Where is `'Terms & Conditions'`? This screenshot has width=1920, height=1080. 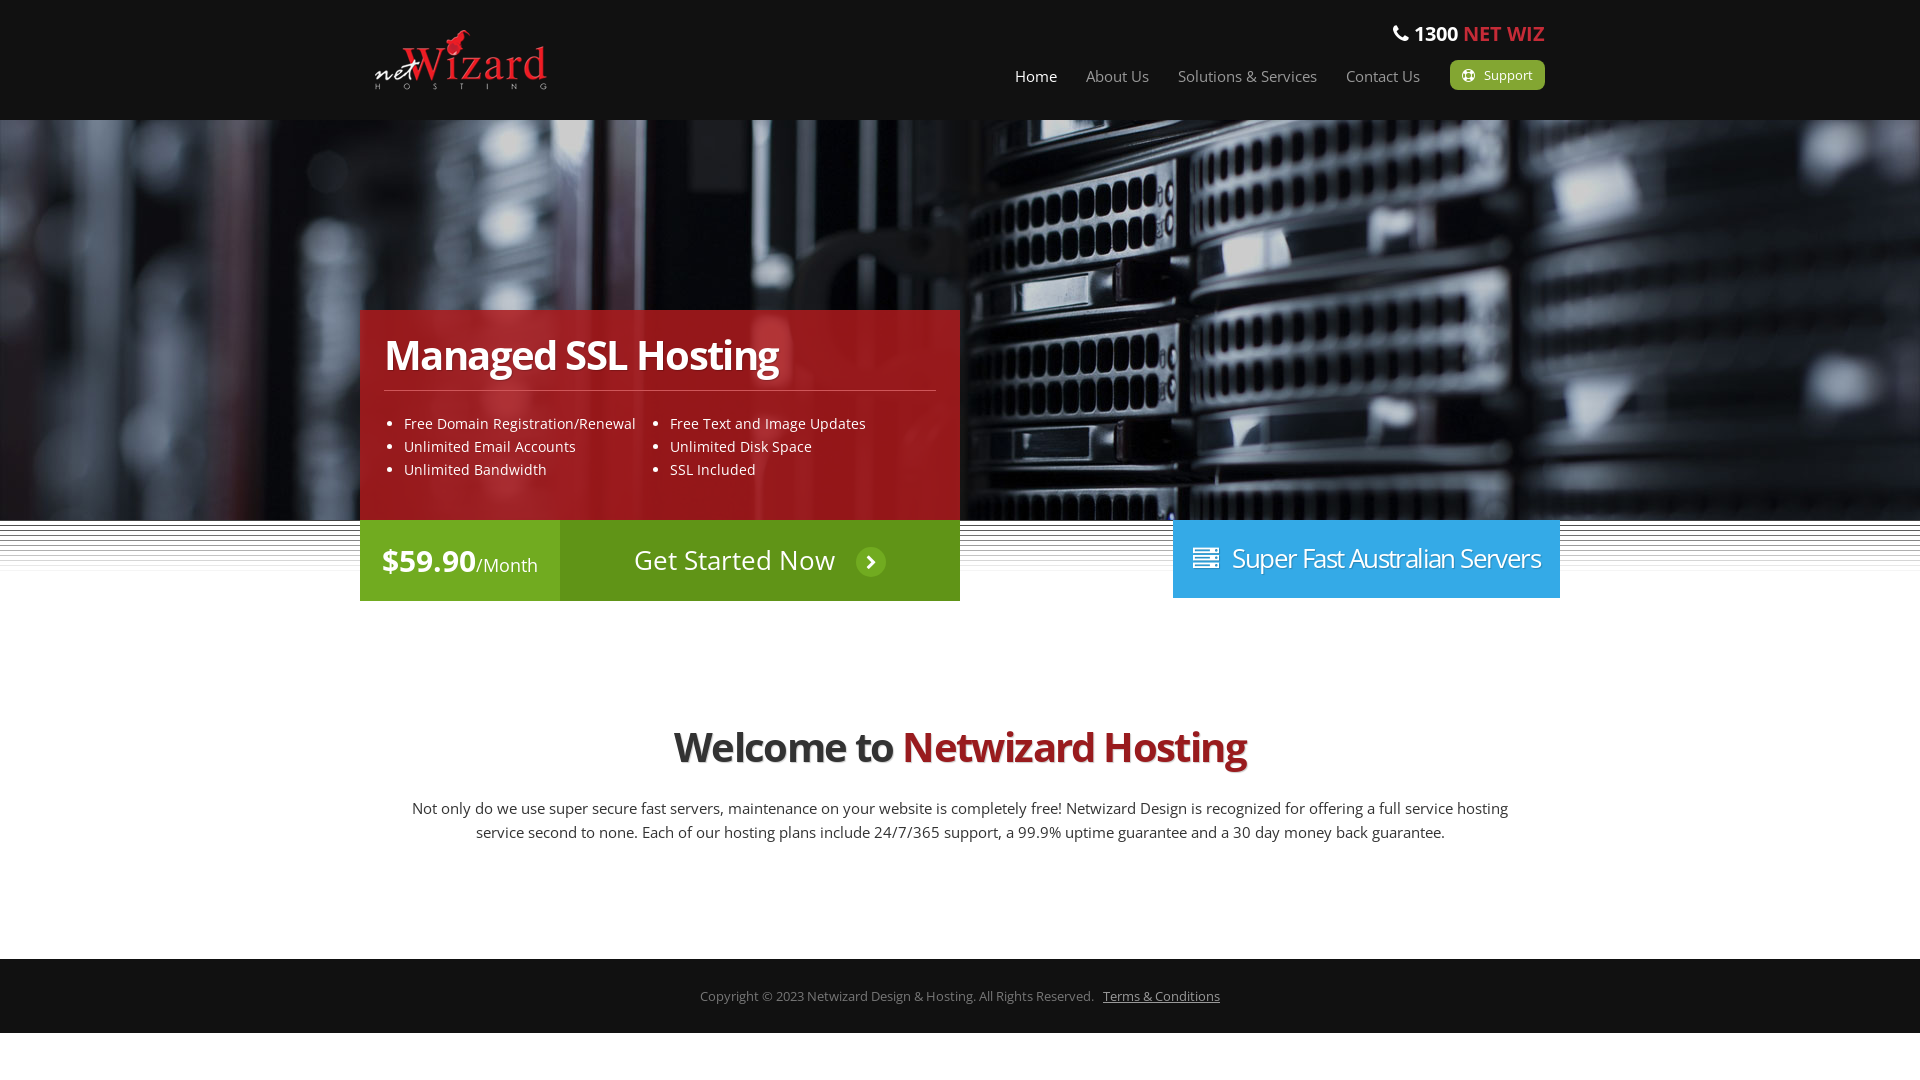
'Terms & Conditions' is located at coordinates (1161, 995).